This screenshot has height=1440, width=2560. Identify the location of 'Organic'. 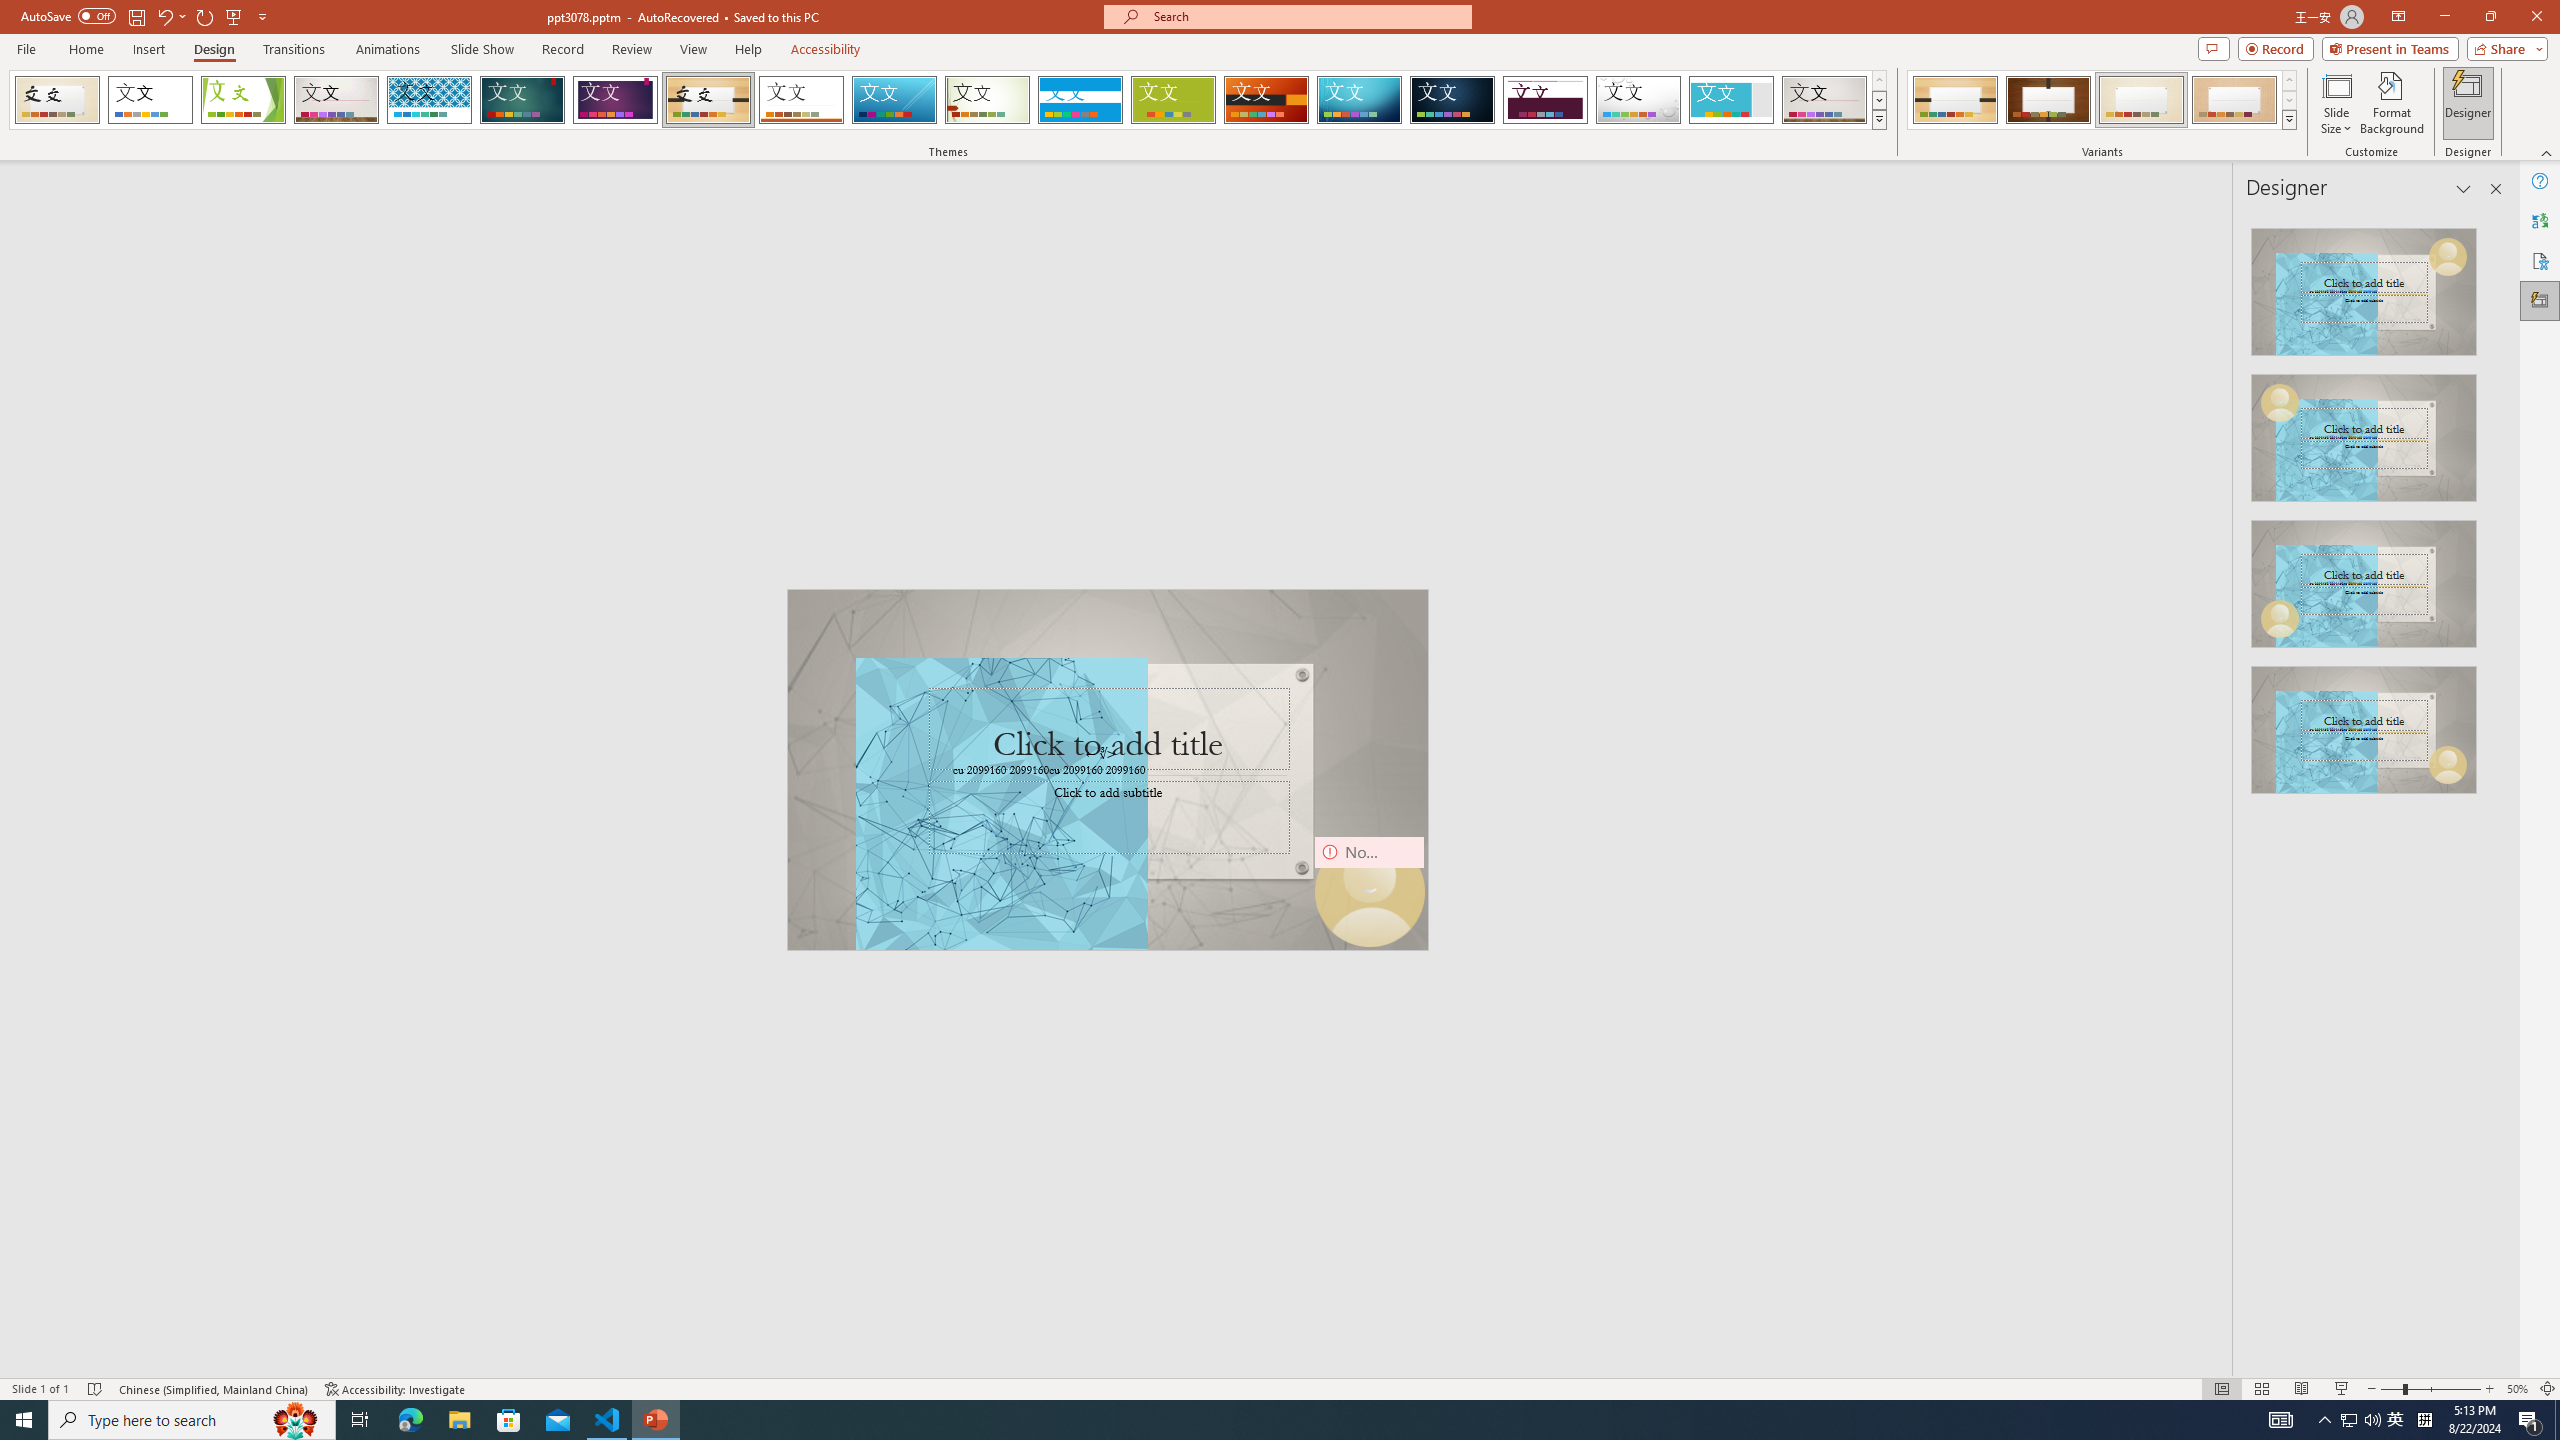
(709, 99).